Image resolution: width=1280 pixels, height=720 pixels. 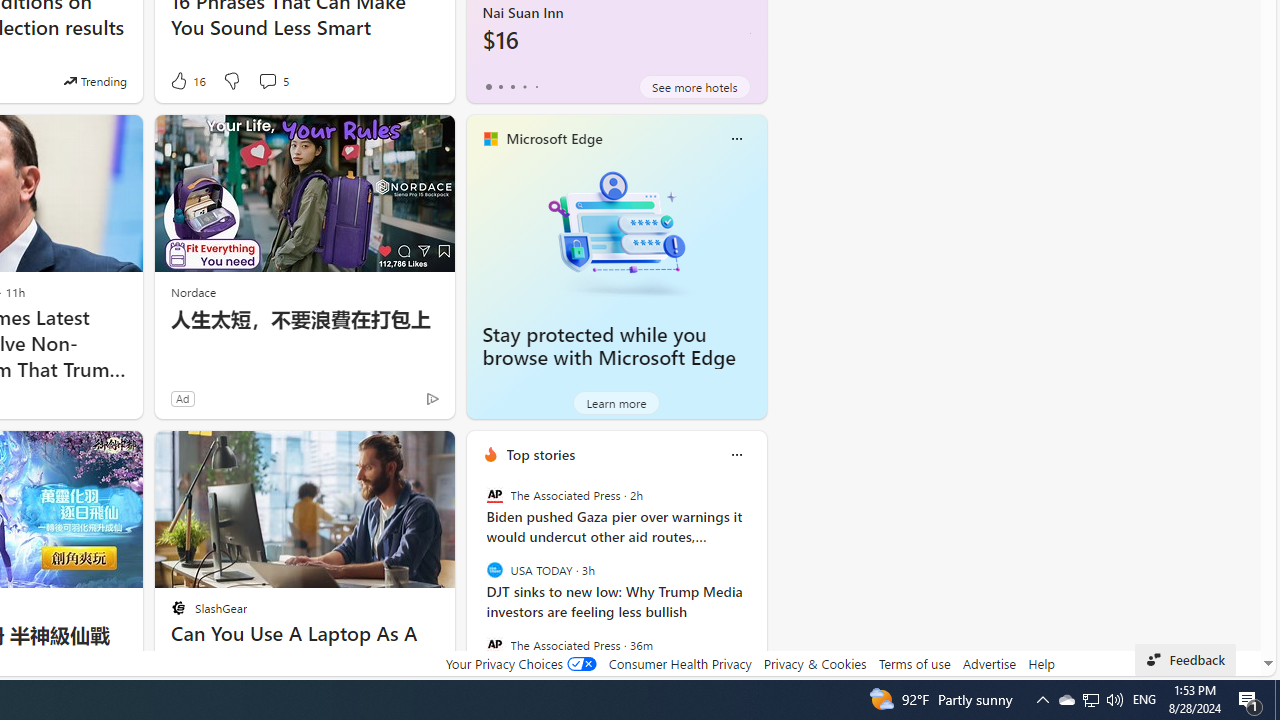 What do you see at coordinates (536, 86) in the screenshot?
I see `'tab-4'` at bounding box center [536, 86].